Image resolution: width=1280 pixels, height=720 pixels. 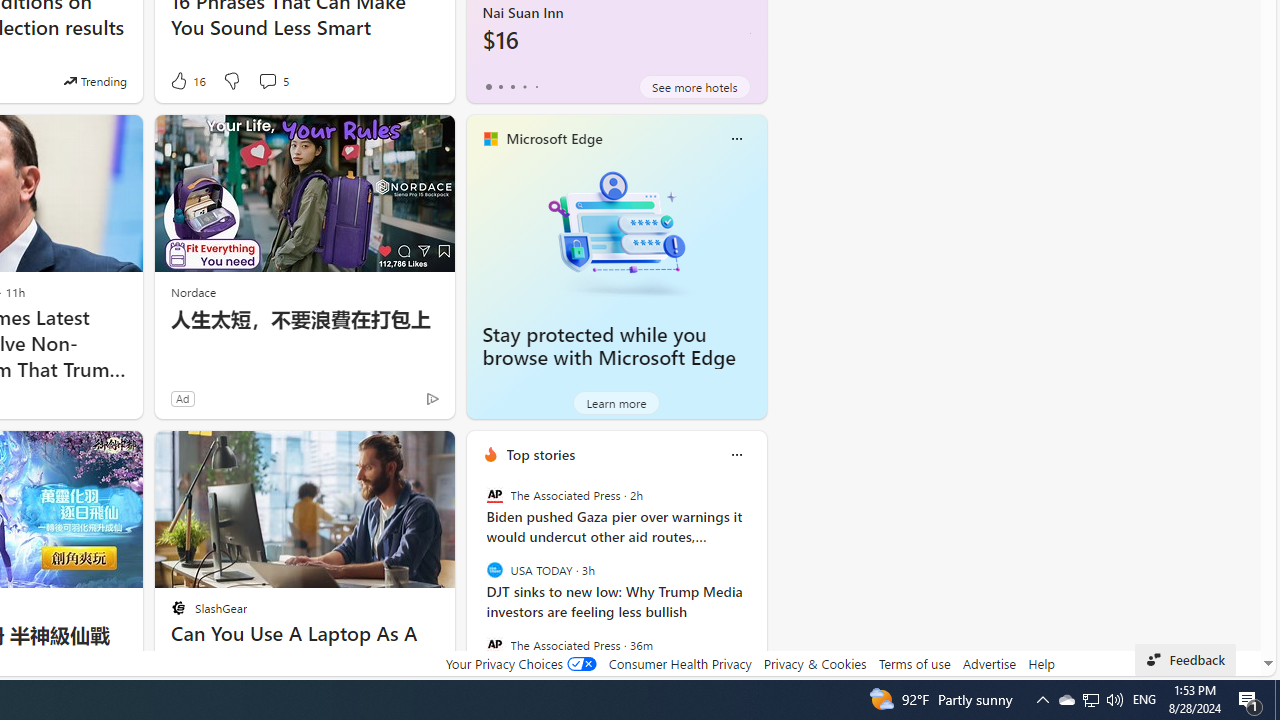 What do you see at coordinates (536, 86) in the screenshot?
I see `'tab-4'` at bounding box center [536, 86].